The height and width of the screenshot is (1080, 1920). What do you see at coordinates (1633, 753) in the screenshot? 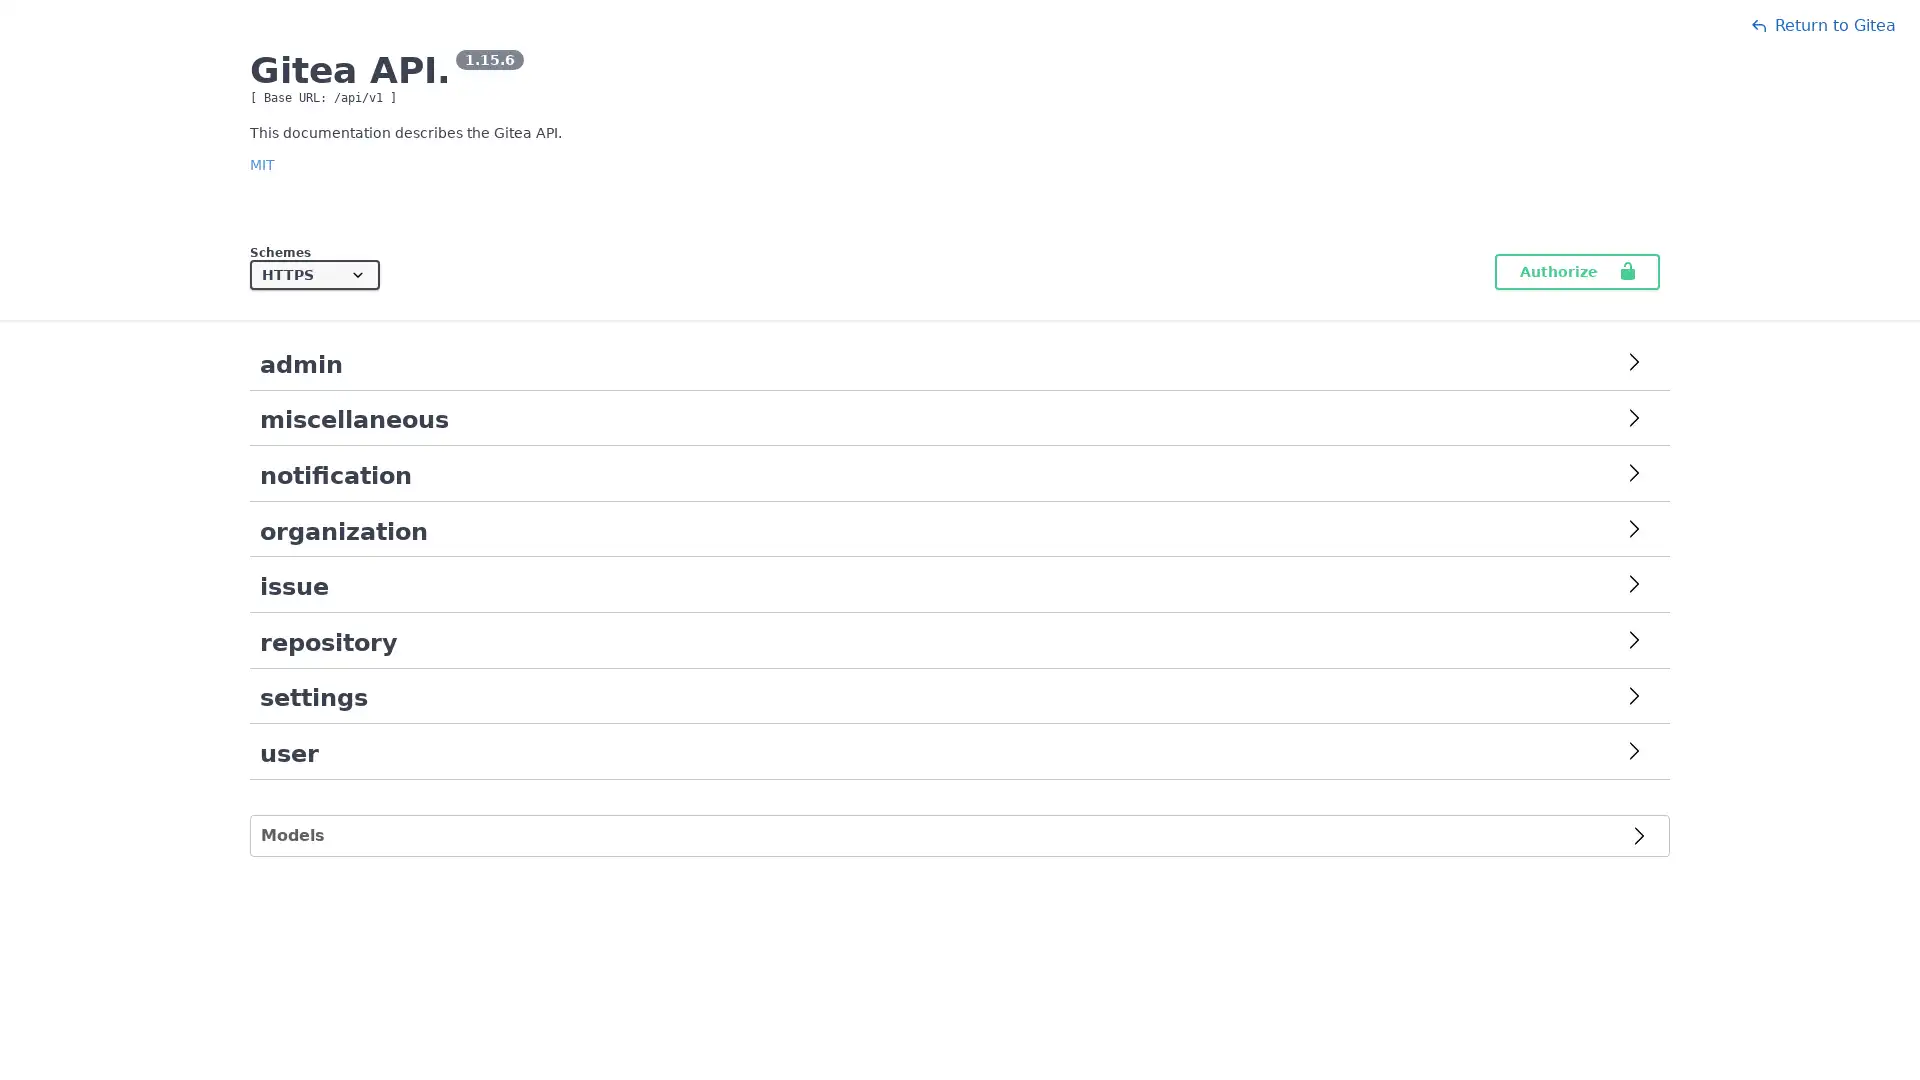
I see `Expand operation` at bounding box center [1633, 753].